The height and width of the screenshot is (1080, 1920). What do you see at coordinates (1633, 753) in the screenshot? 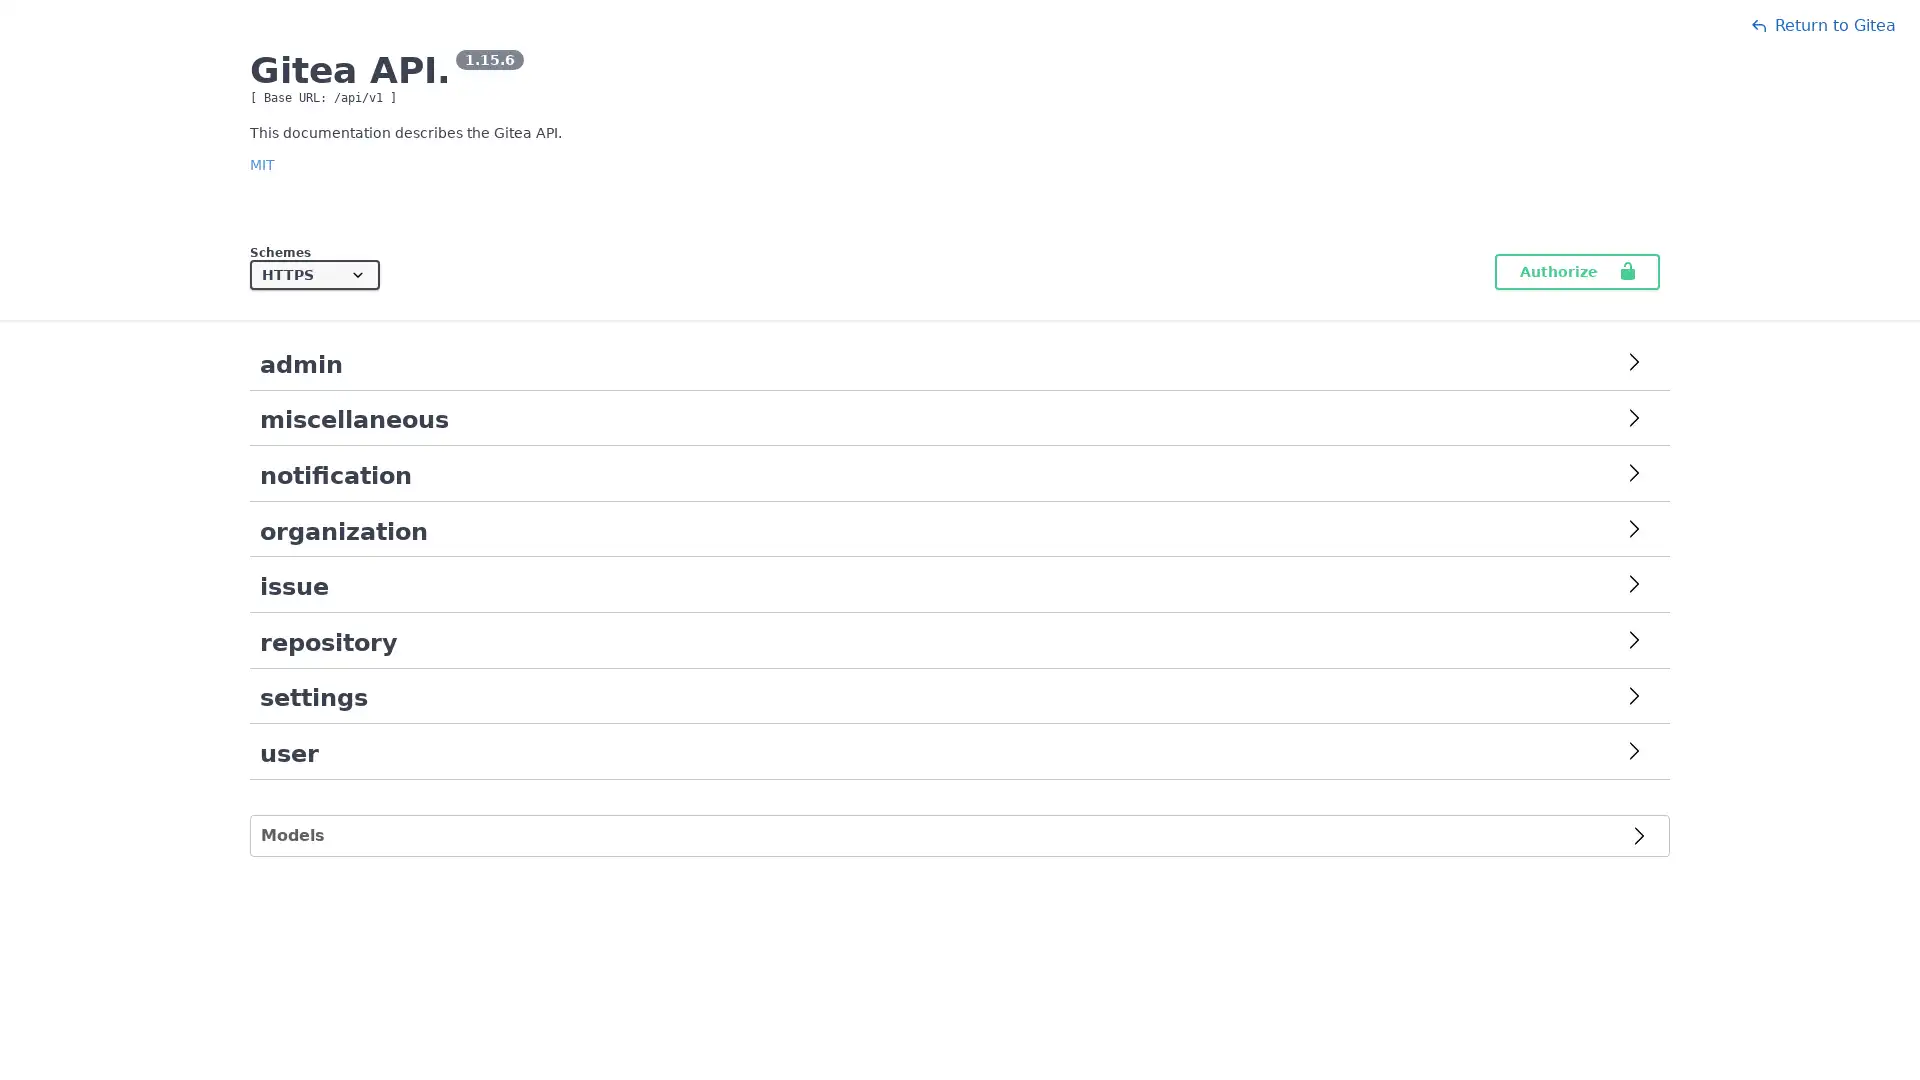
I see `Expand operation` at bounding box center [1633, 753].